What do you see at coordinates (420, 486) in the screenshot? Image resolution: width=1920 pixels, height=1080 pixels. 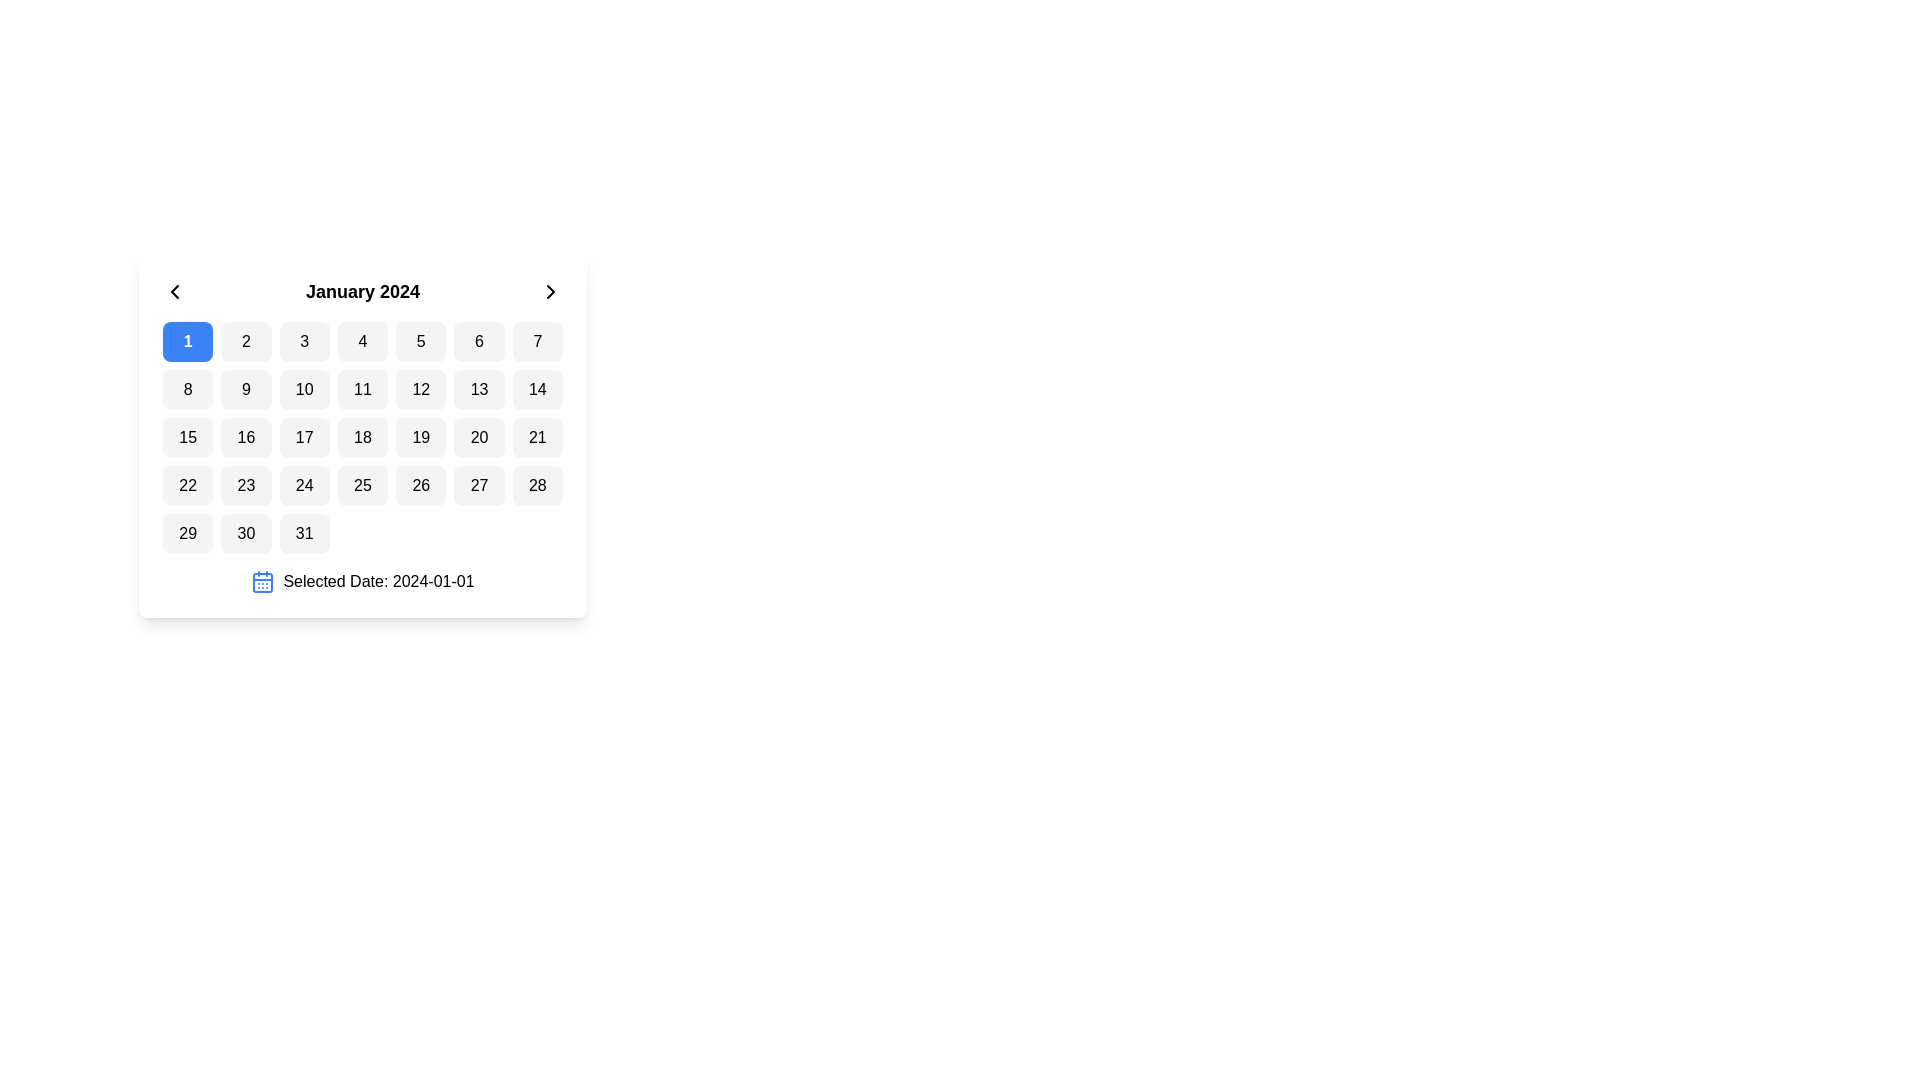 I see `the square button displaying the number '26' in the calendar grid` at bounding box center [420, 486].